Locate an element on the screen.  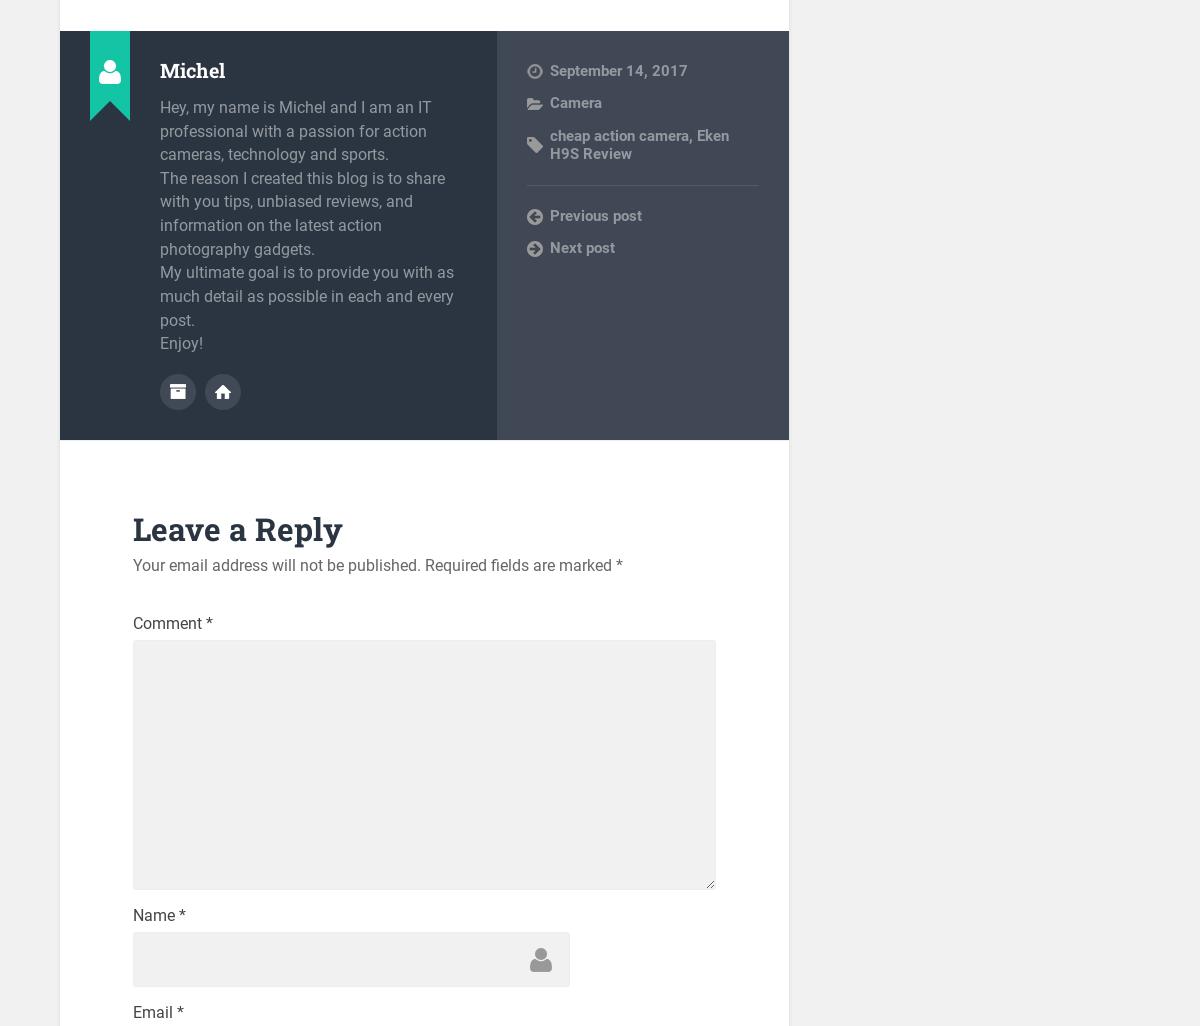
'Michel' is located at coordinates (191, 68).